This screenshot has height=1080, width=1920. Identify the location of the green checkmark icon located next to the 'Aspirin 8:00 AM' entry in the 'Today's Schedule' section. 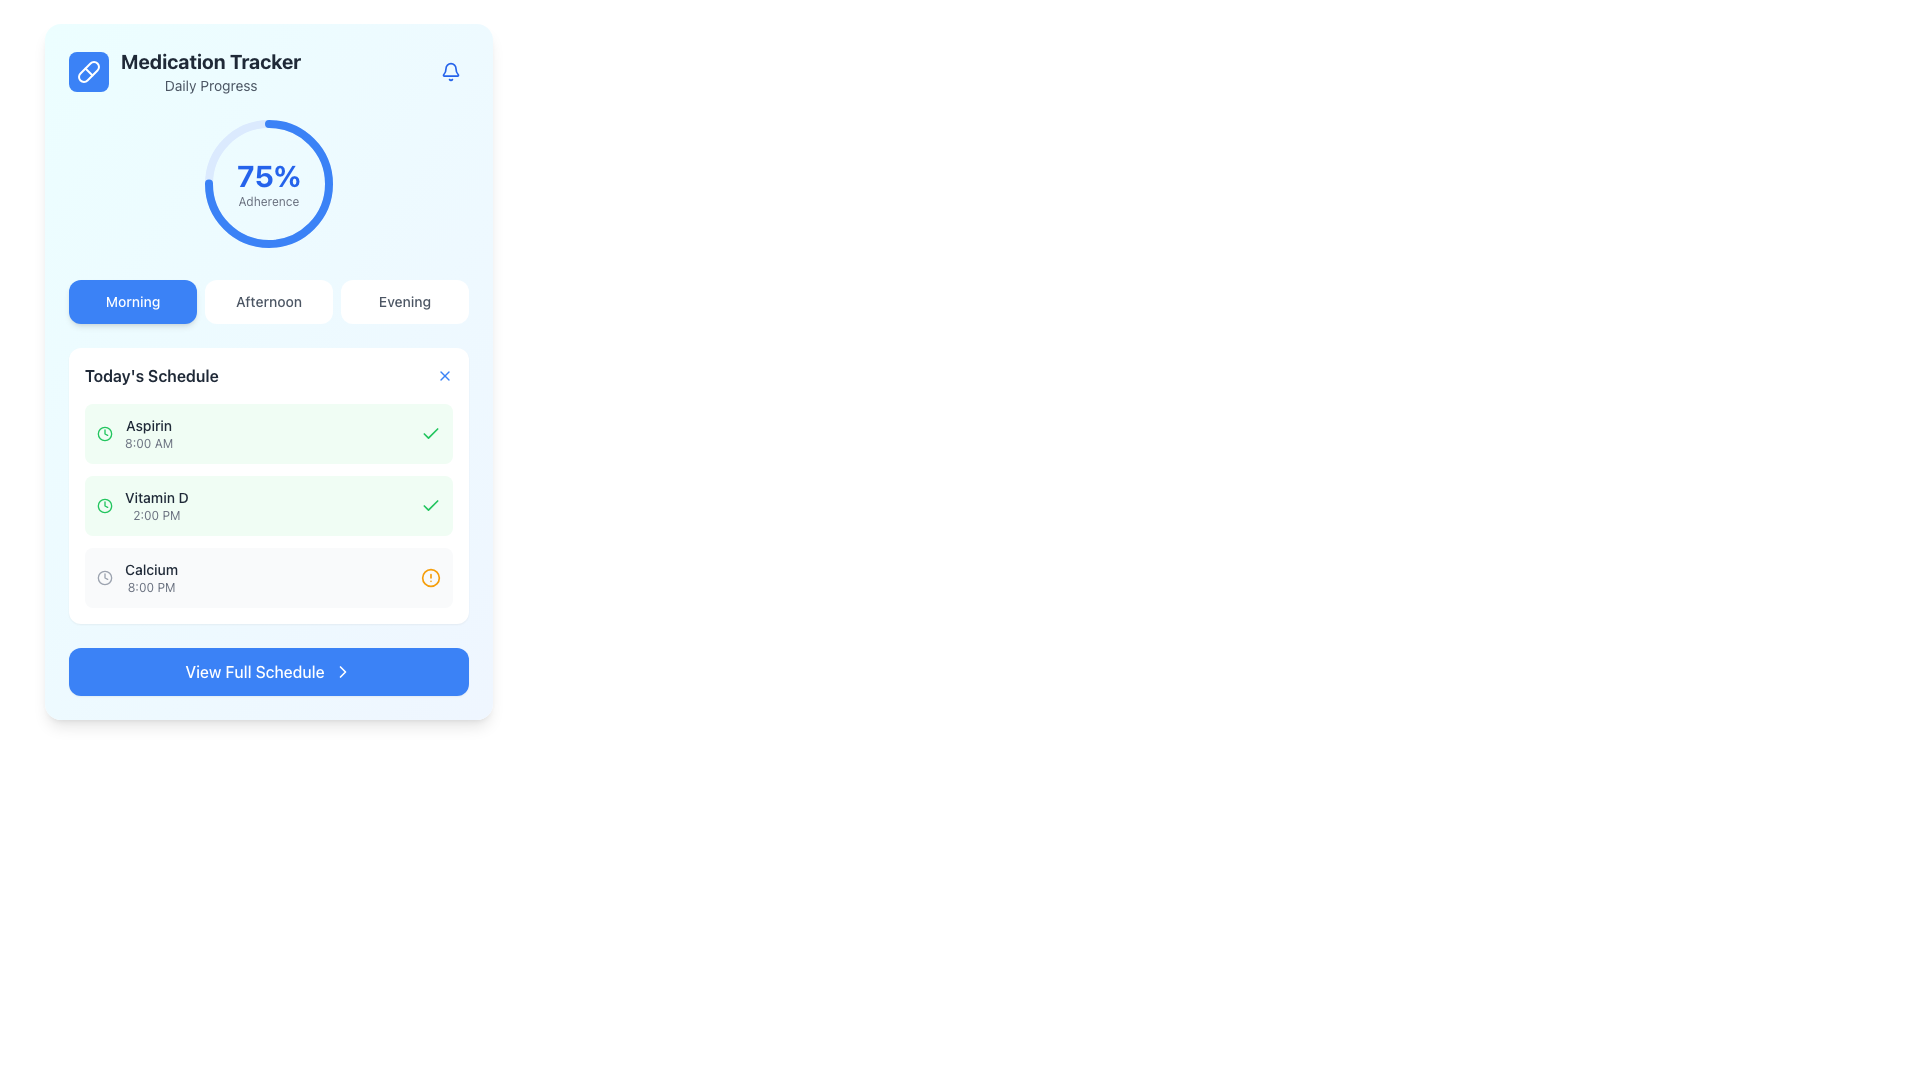
(430, 433).